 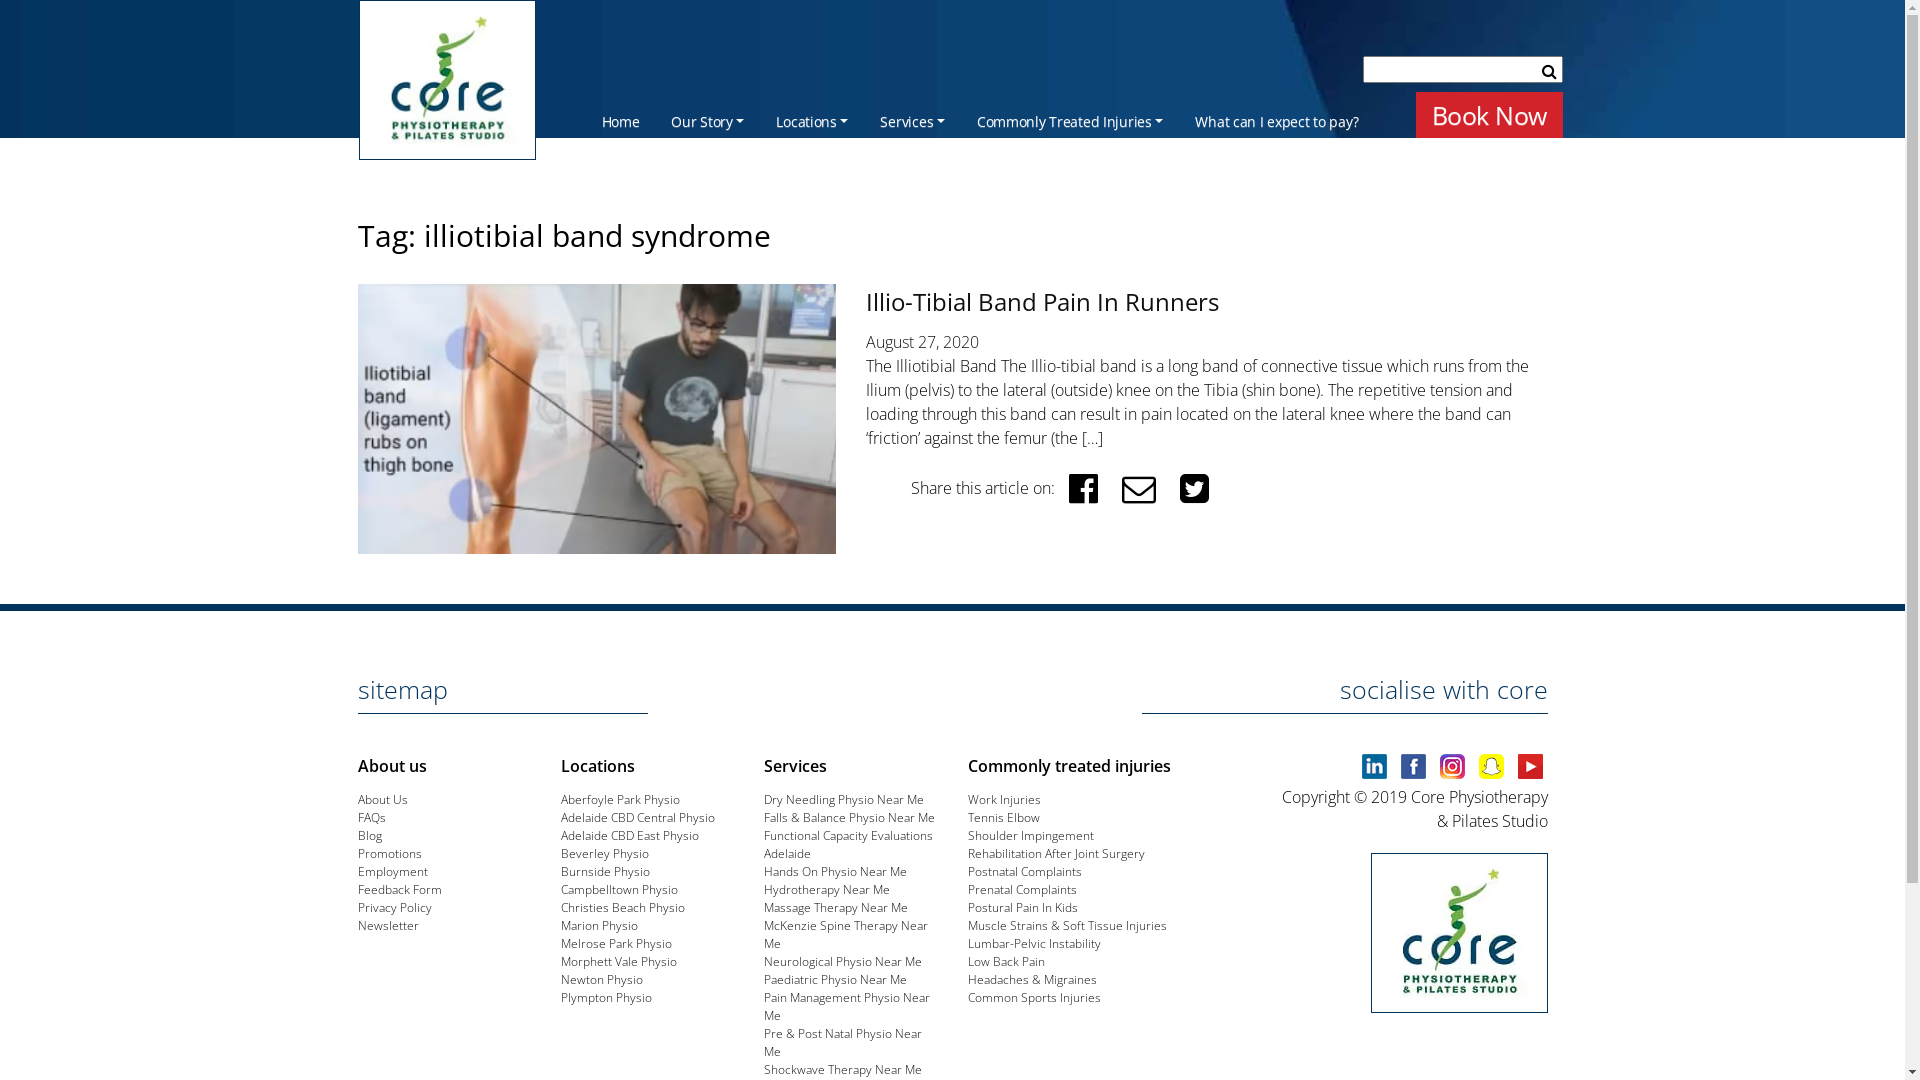 What do you see at coordinates (618, 960) in the screenshot?
I see `'Morphett Vale Physio'` at bounding box center [618, 960].